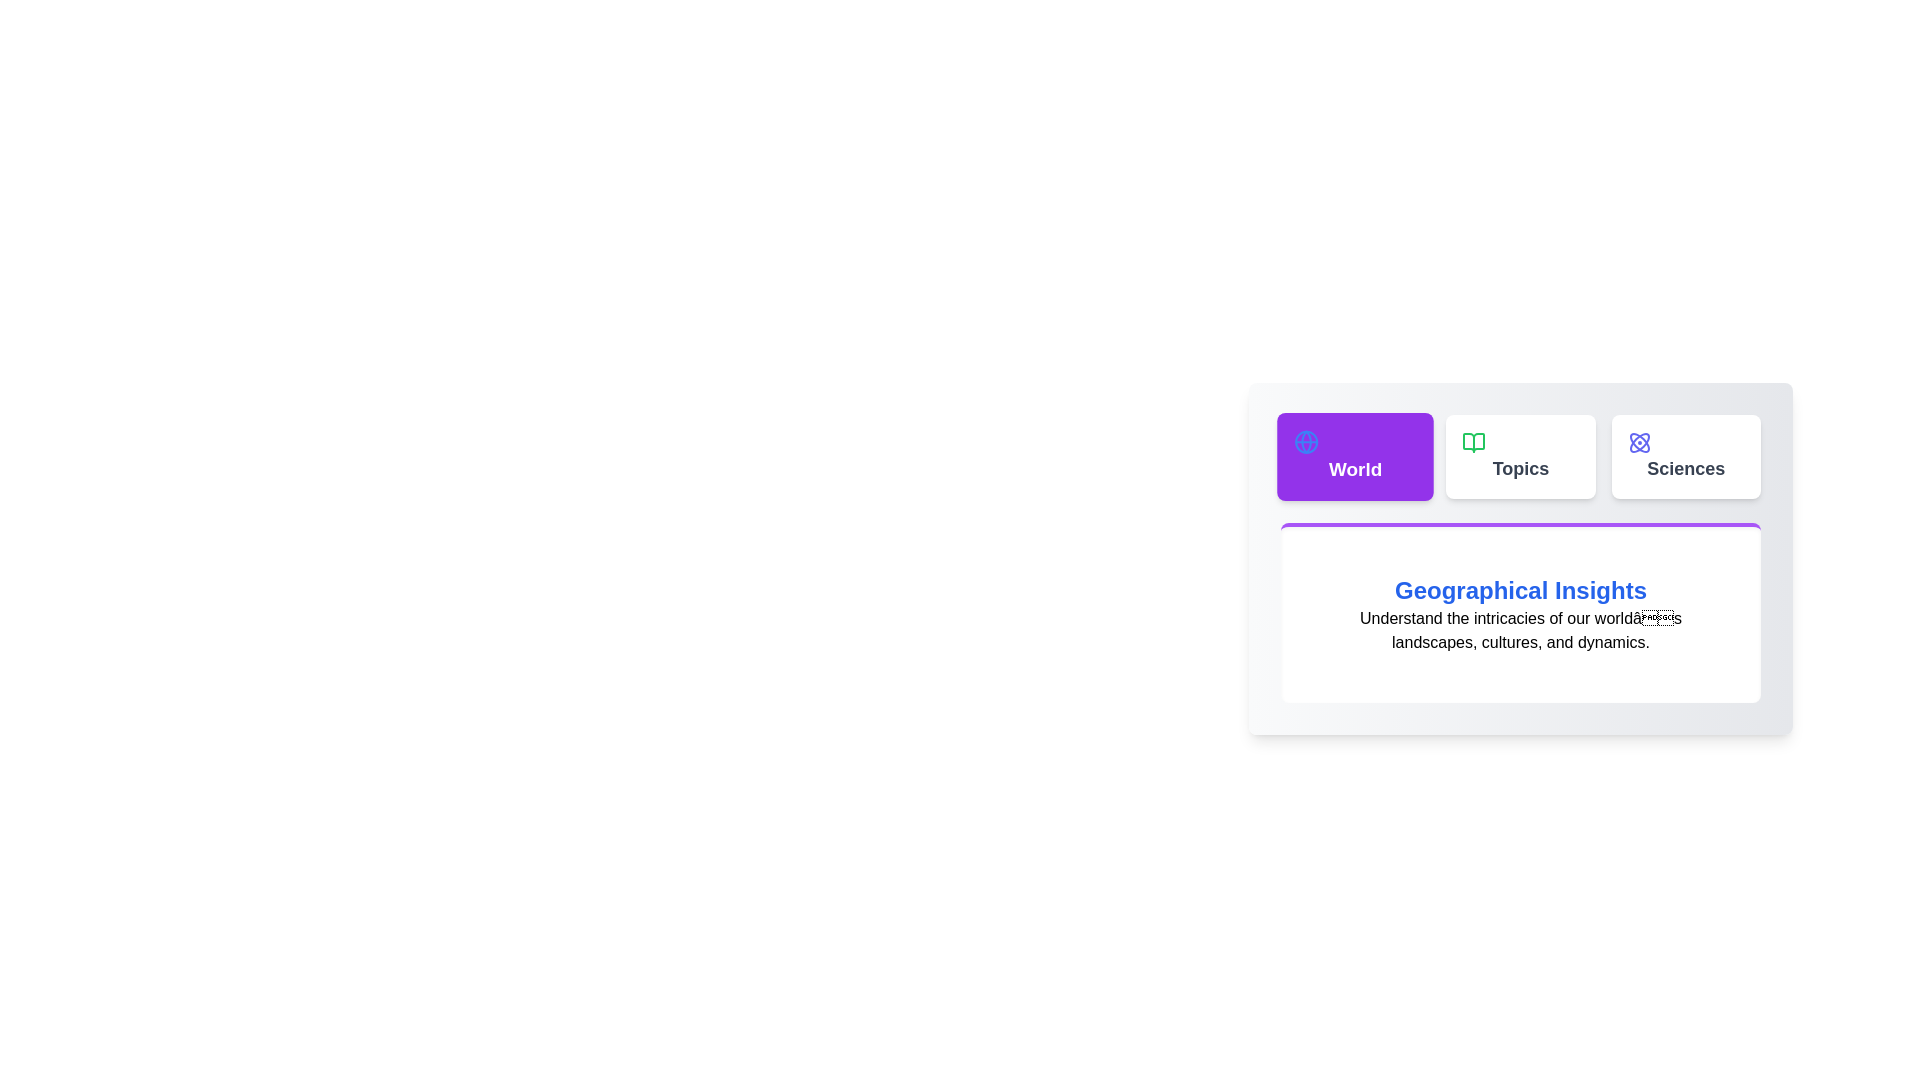 The height and width of the screenshot is (1080, 1920). What do you see at coordinates (1685, 456) in the screenshot?
I see `the tab labeled Sciences to preview its interaction` at bounding box center [1685, 456].